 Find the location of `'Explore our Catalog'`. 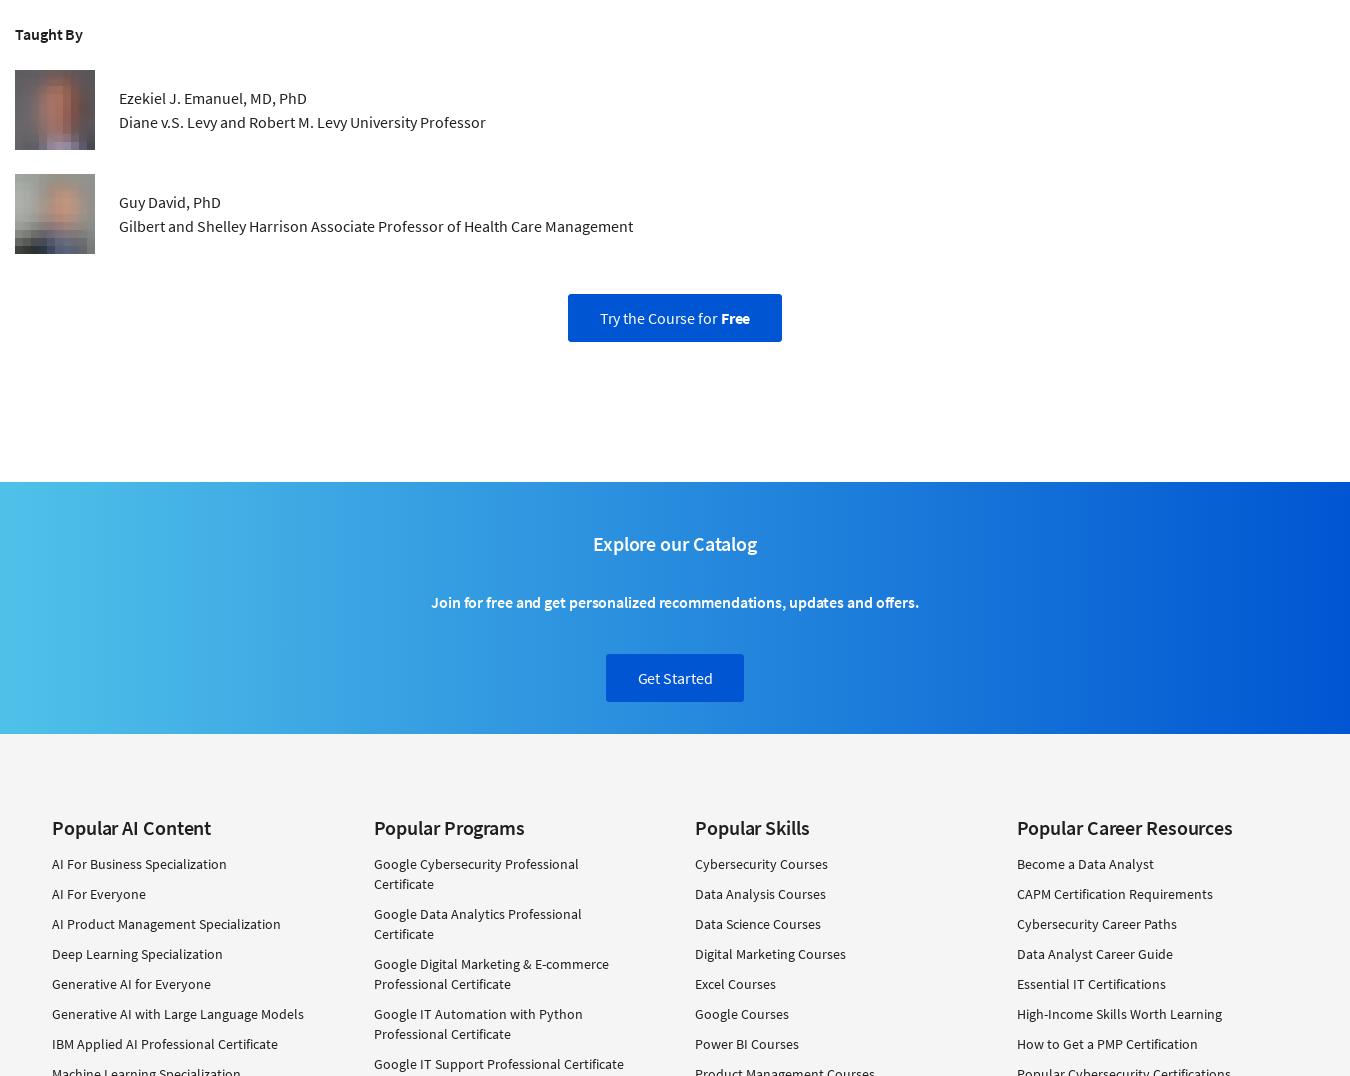

'Explore our Catalog' is located at coordinates (674, 542).